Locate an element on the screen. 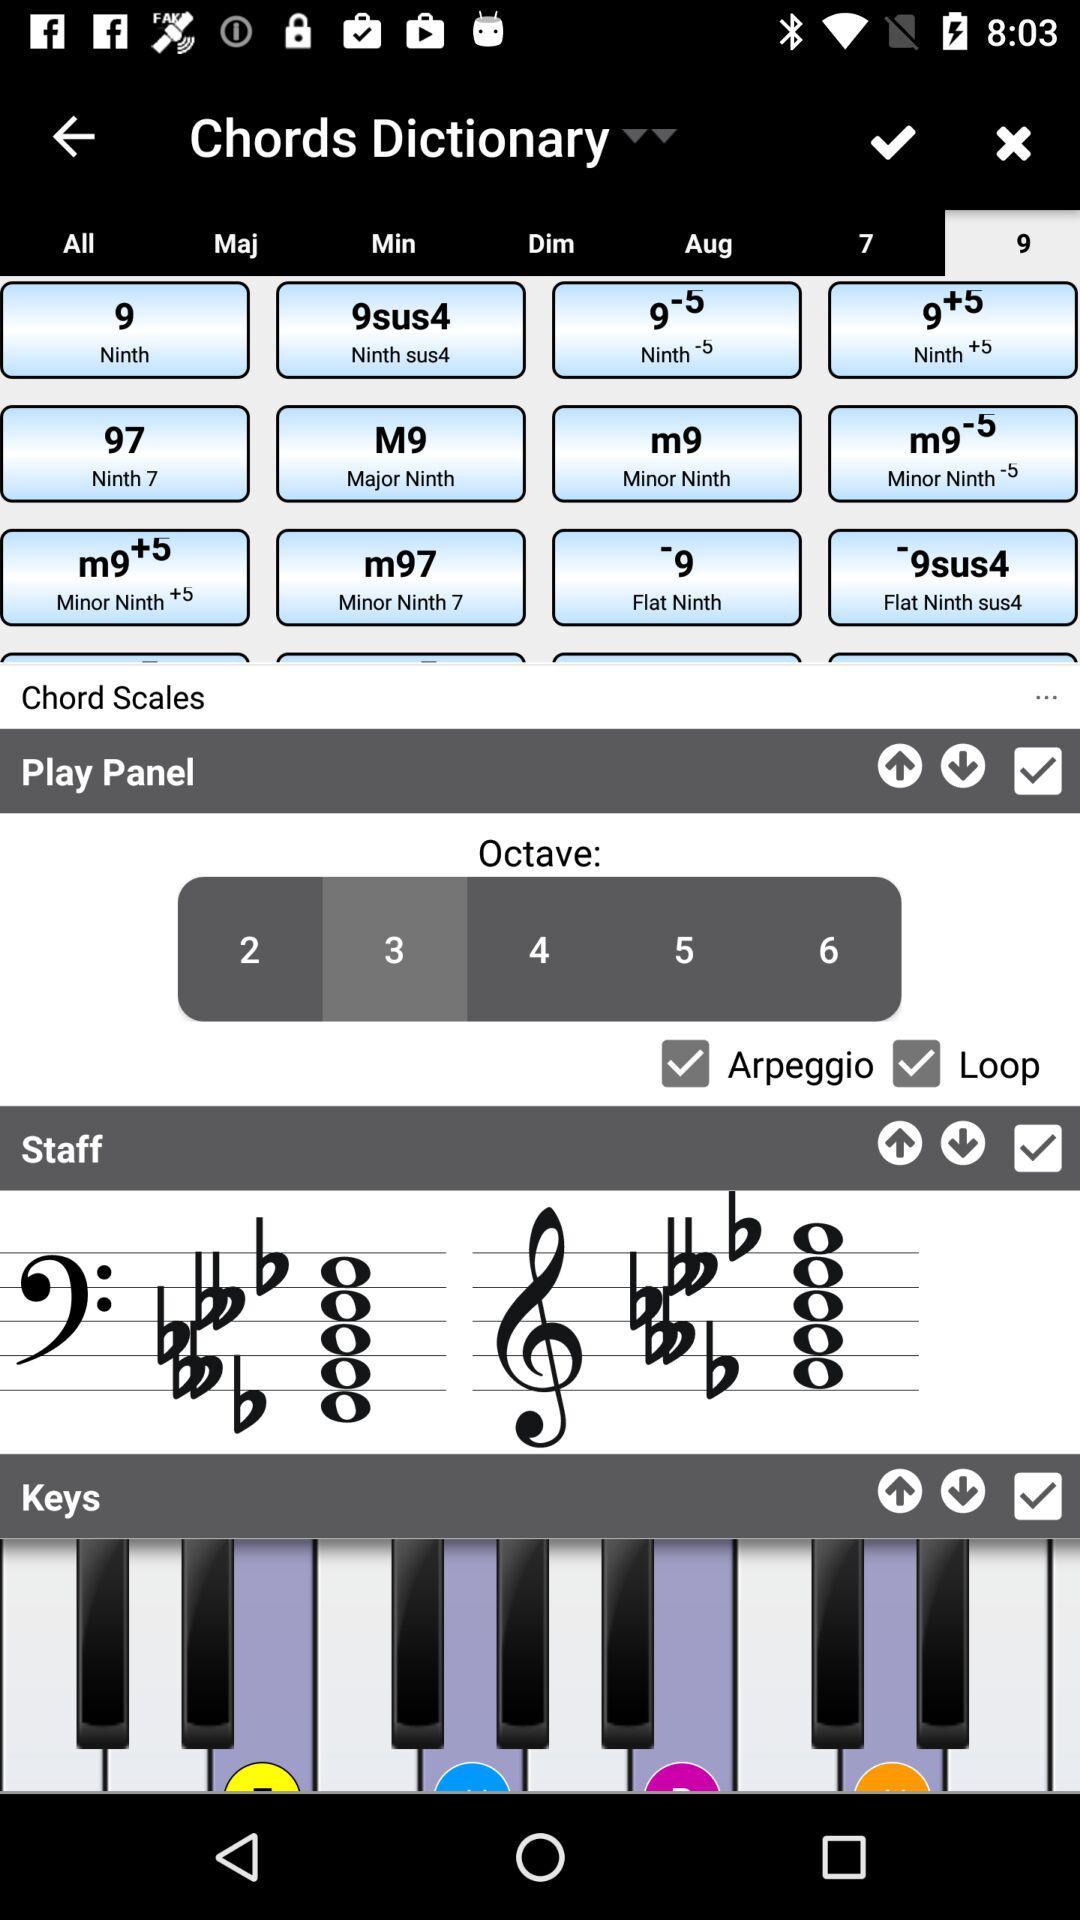 This screenshot has height=1920, width=1080. plays a key on the virtual piano is located at coordinates (367, 1665).